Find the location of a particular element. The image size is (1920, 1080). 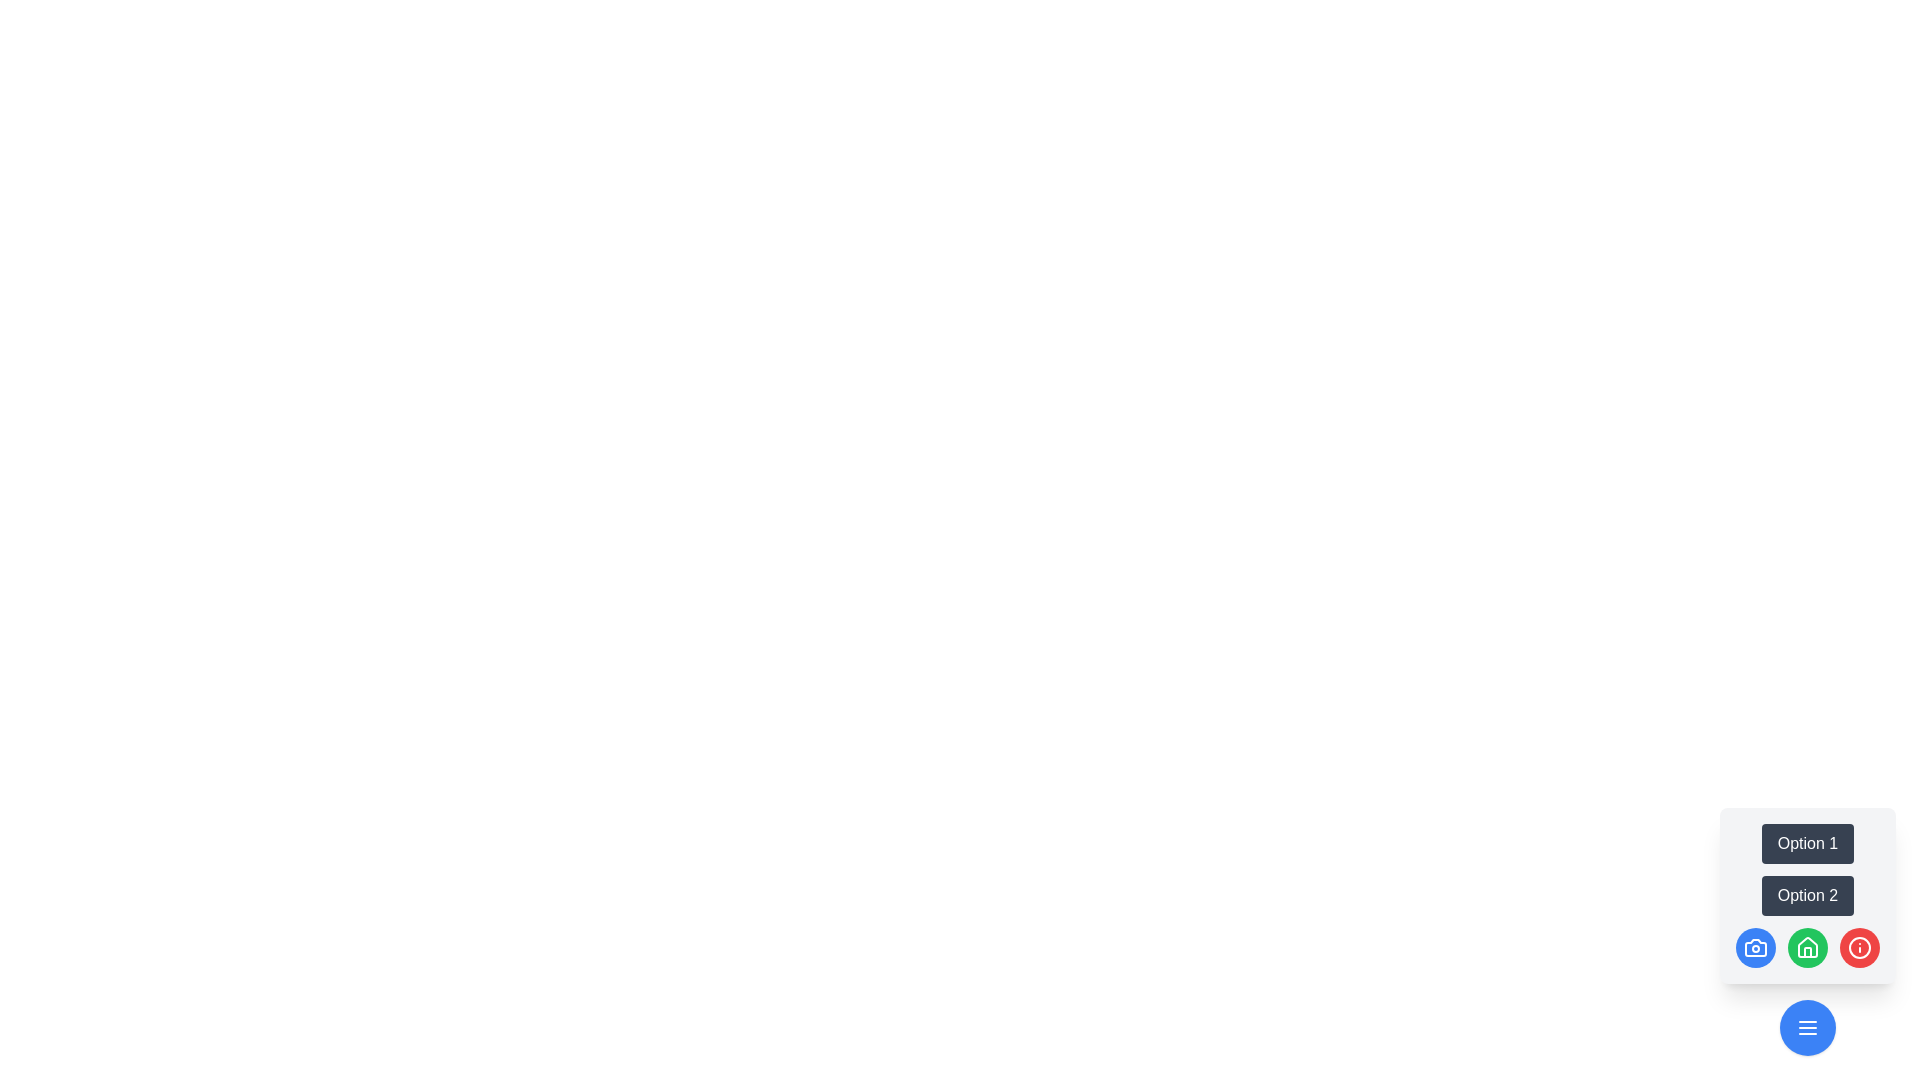

the 'Option 2' button, which is a rectangular button with a dark gray background and white text, located in the lower right corner of the interface below 'Option 1' is located at coordinates (1808, 894).